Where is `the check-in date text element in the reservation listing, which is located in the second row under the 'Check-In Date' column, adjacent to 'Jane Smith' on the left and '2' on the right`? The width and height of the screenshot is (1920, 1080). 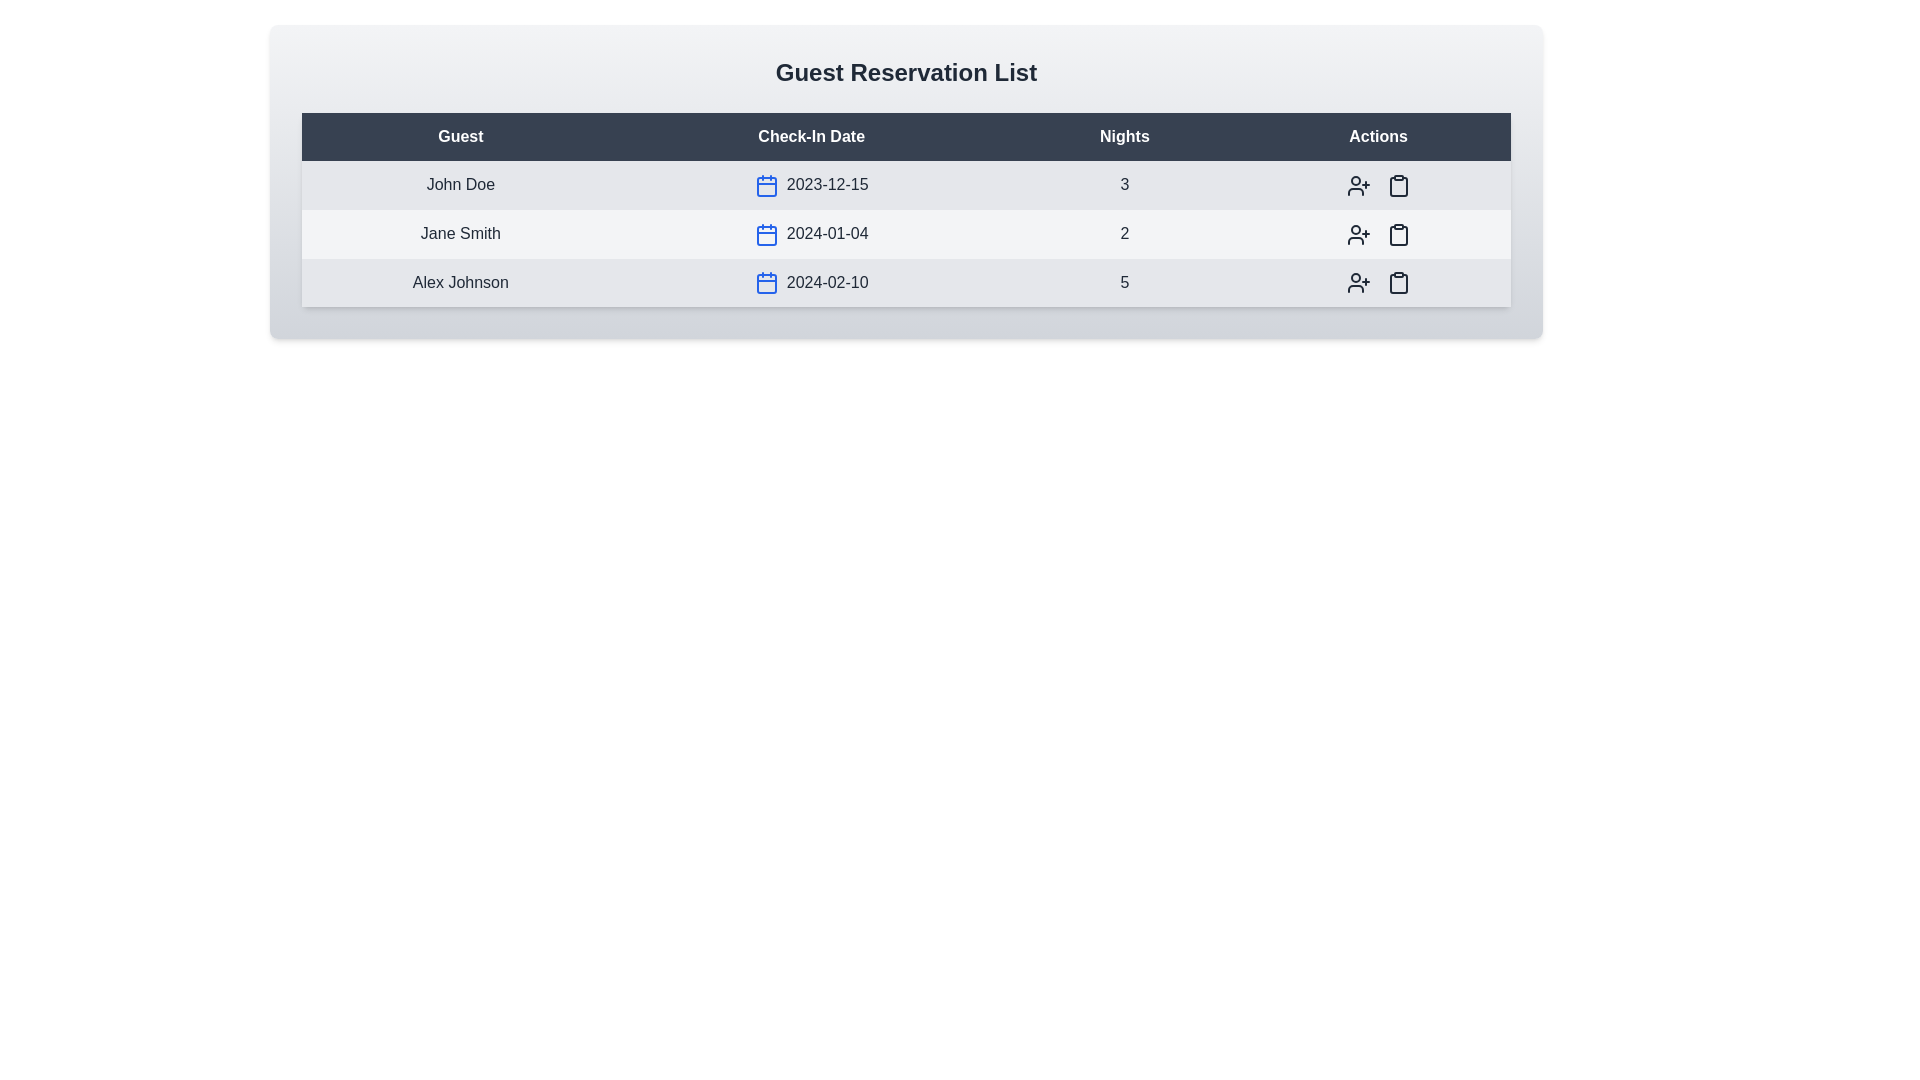
the check-in date text element in the reservation listing, which is located in the second row under the 'Check-In Date' column, adjacent to 'Jane Smith' on the left and '2' on the right is located at coordinates (811, 233).